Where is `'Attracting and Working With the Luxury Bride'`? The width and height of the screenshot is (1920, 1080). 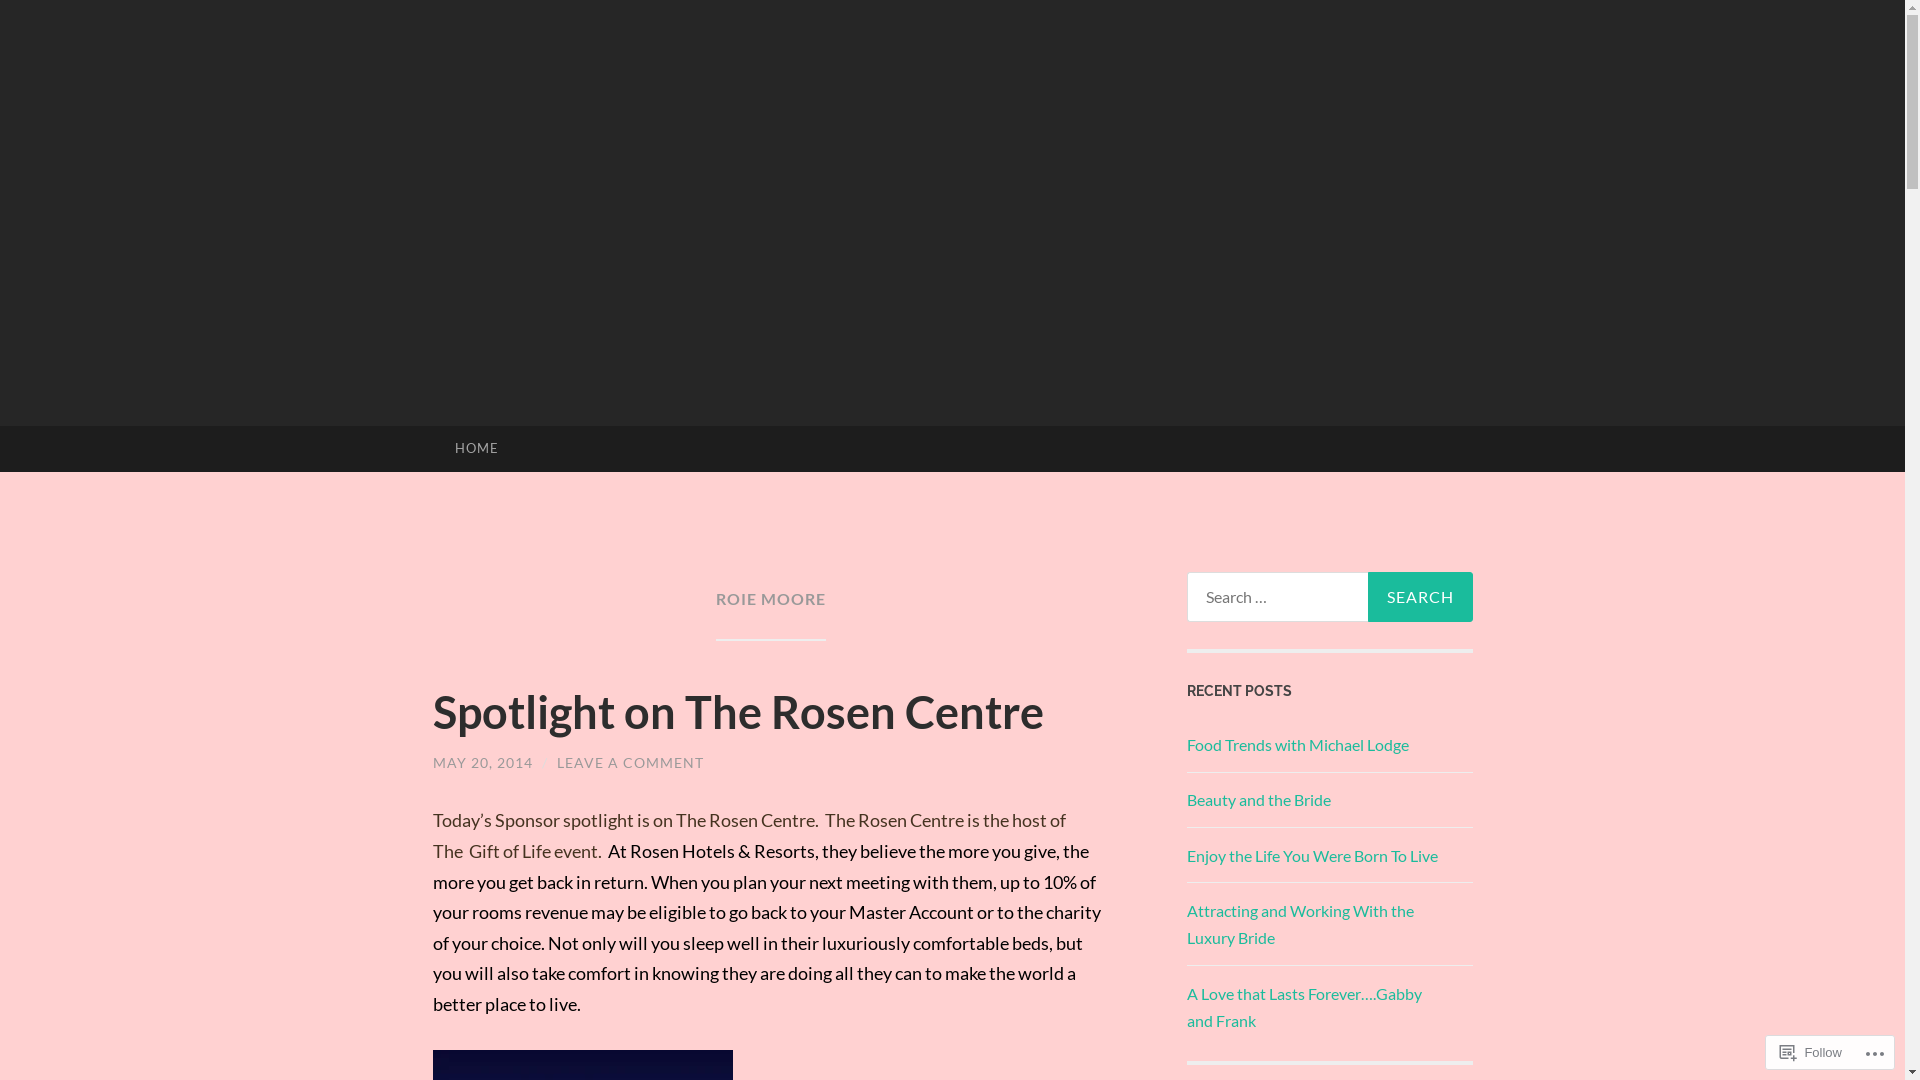 'Attracting and Working With the Luxury Bride' is located at coordinates (1185, 924).